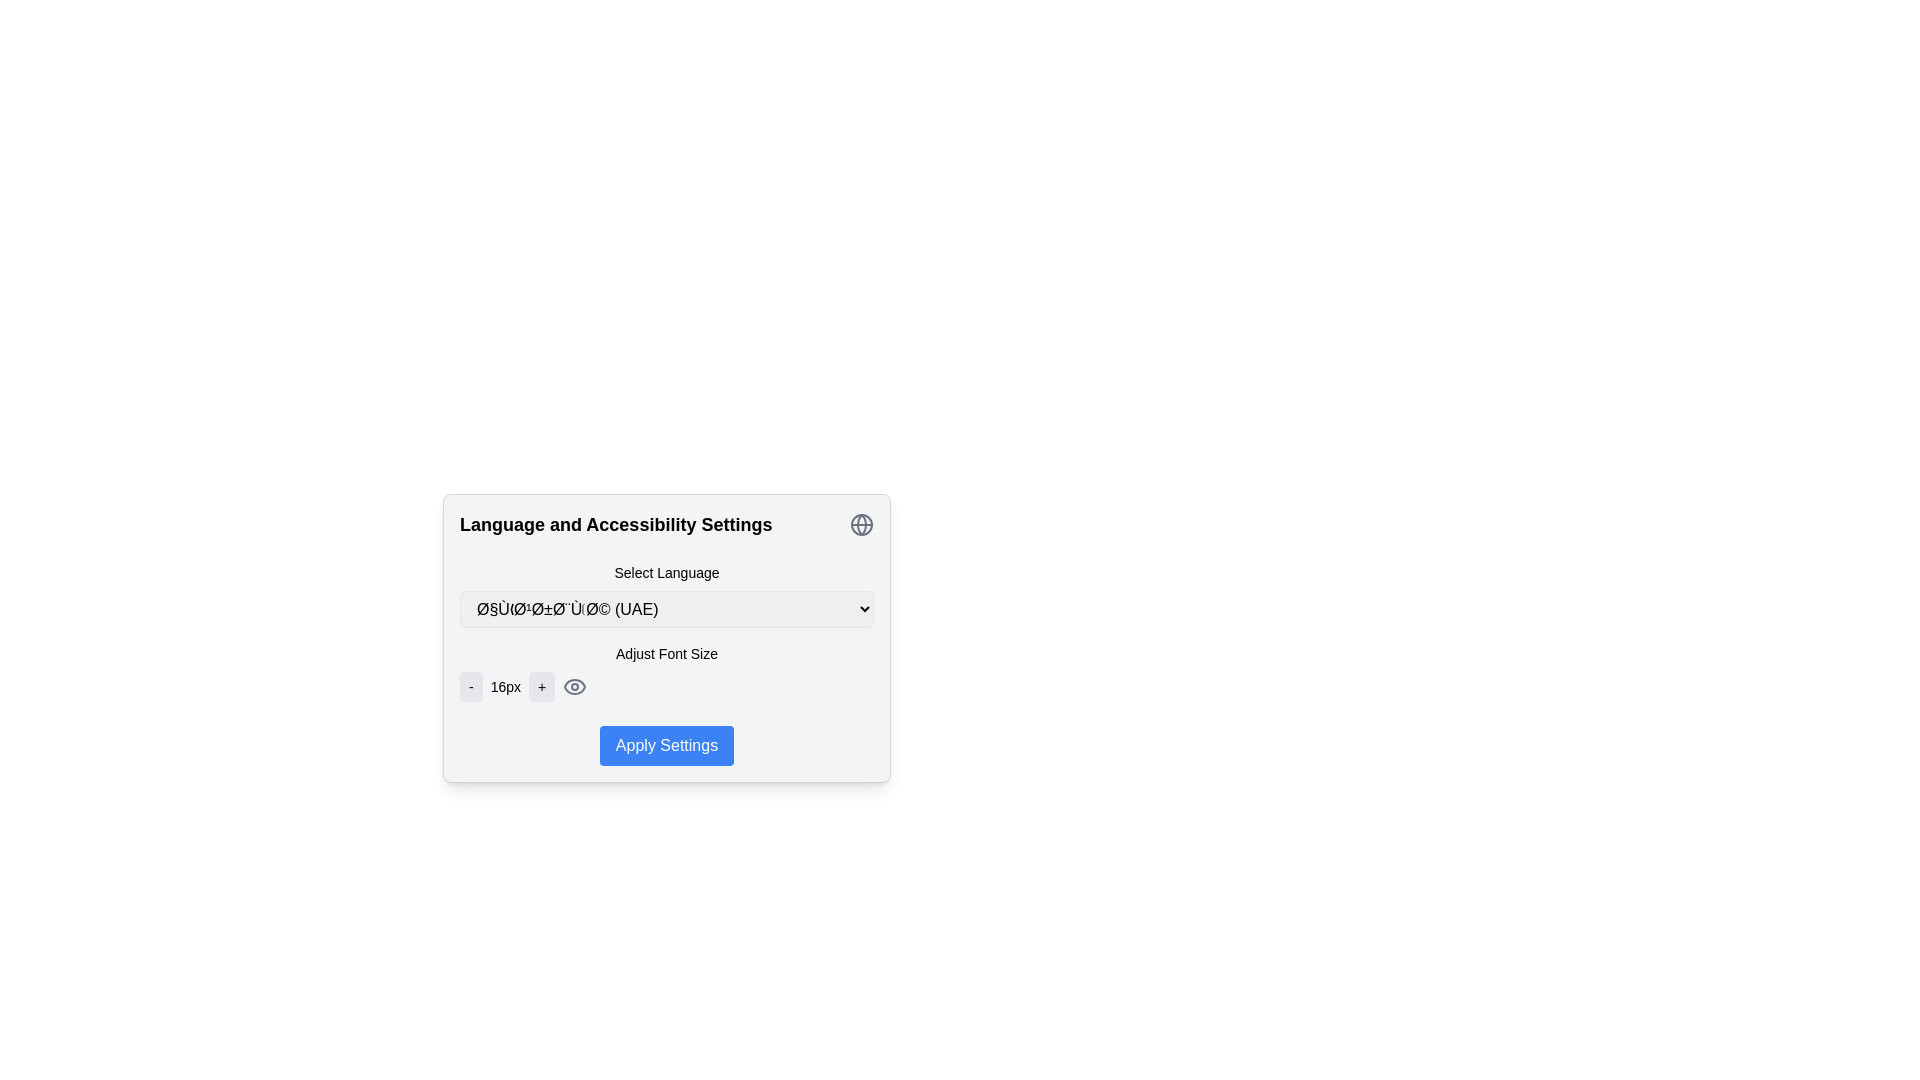  Describe the element at coordinates (667, 745) in the screenshot. I see `the 'Apply' button located centrally at the bottom of the 'Language and Accessibility Settings' card to apply the changes made in the settings interface` at that location.